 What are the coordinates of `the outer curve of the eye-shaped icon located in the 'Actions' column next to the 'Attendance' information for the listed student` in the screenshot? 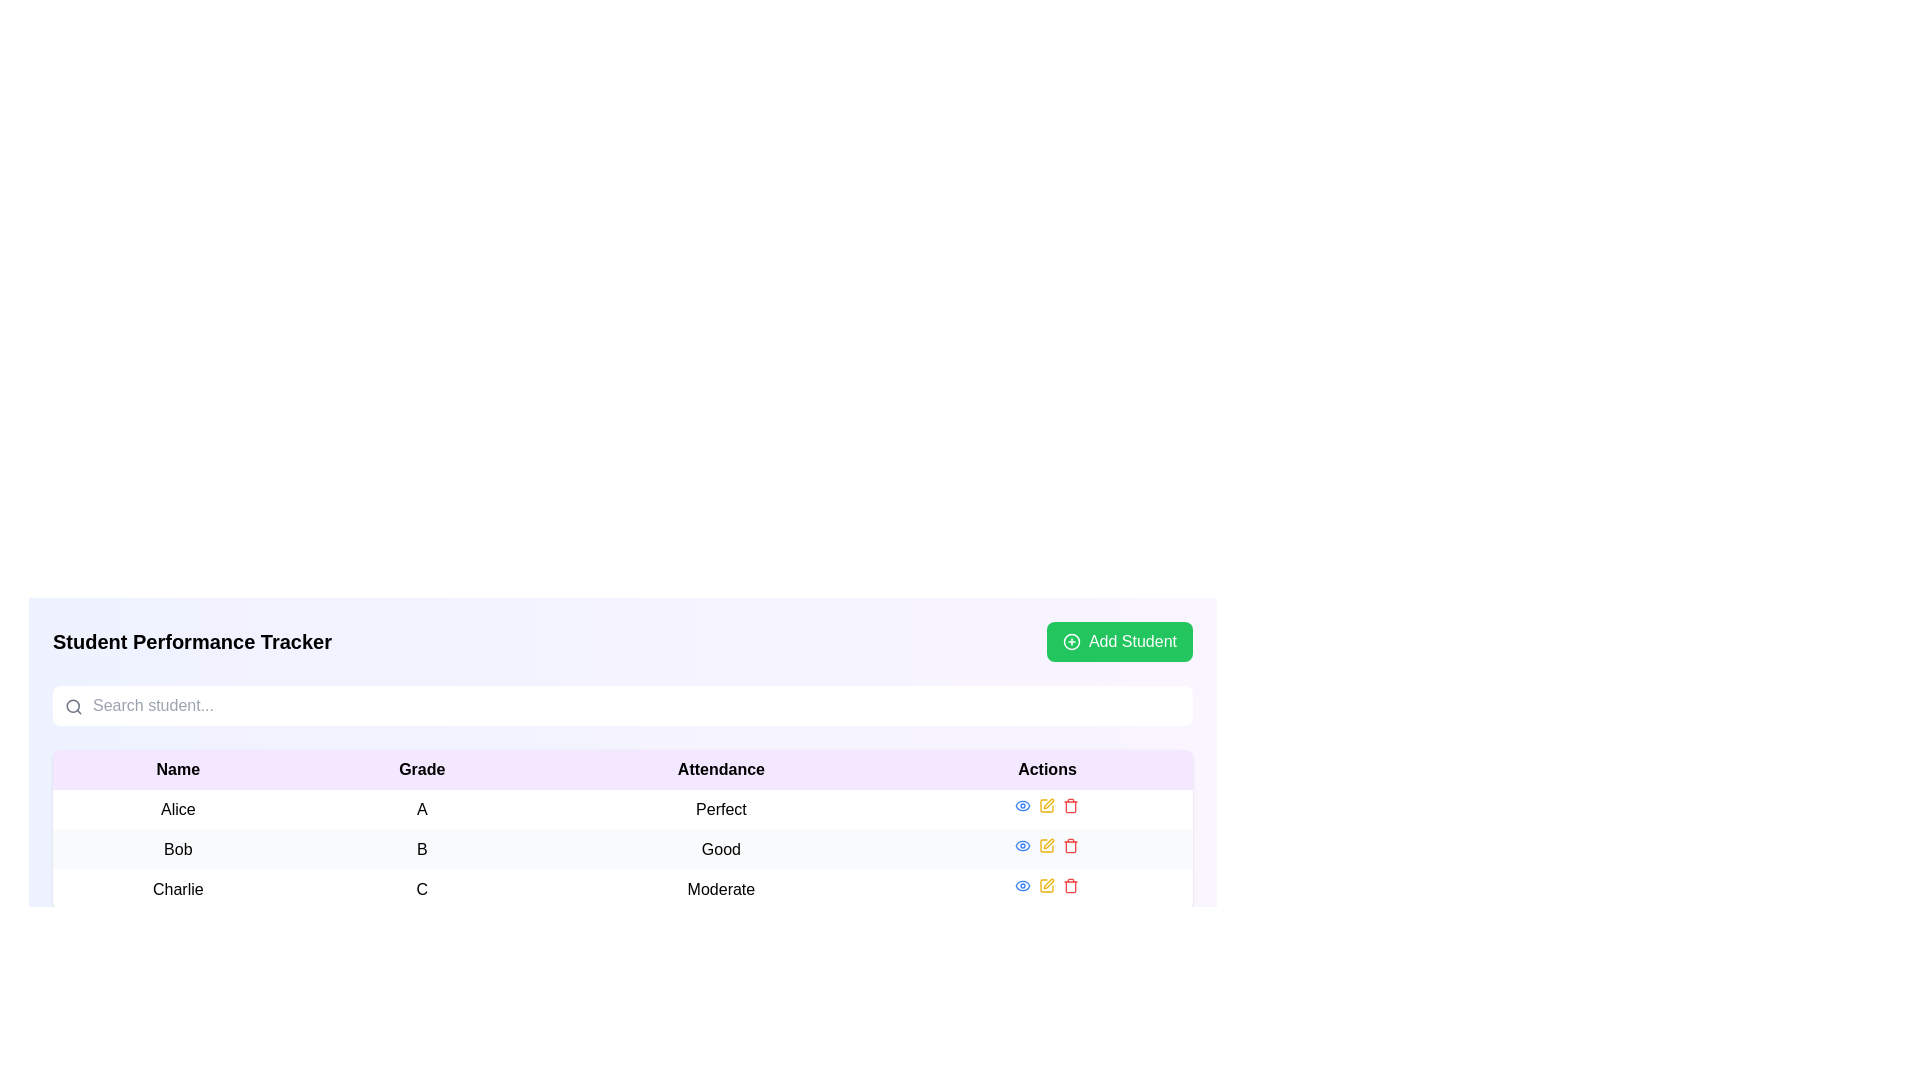 It's located at (1023, 885).